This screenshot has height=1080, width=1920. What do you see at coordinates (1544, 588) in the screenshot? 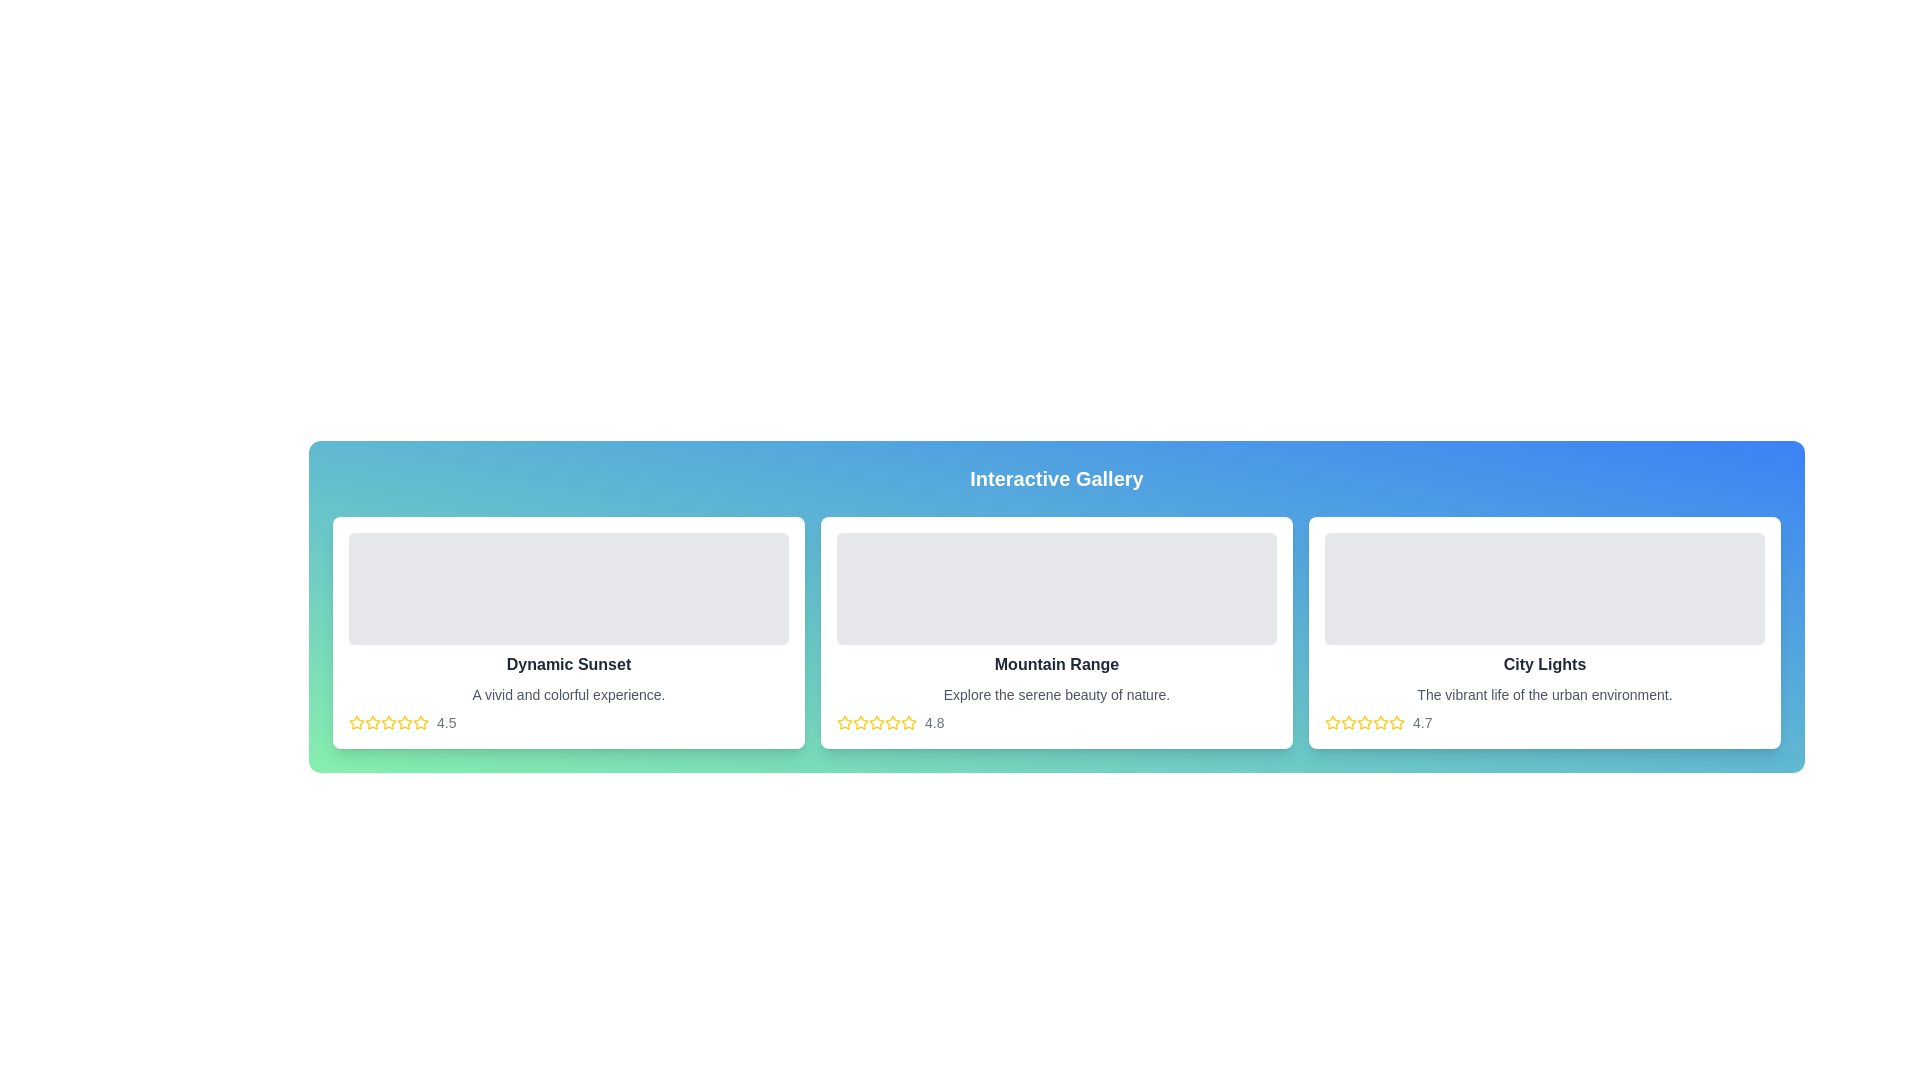
I see `the image placeholder located at the top of the card labeled 'City Lights', which serves as a placeholder for visual content` at bounding box center [1544, 588].